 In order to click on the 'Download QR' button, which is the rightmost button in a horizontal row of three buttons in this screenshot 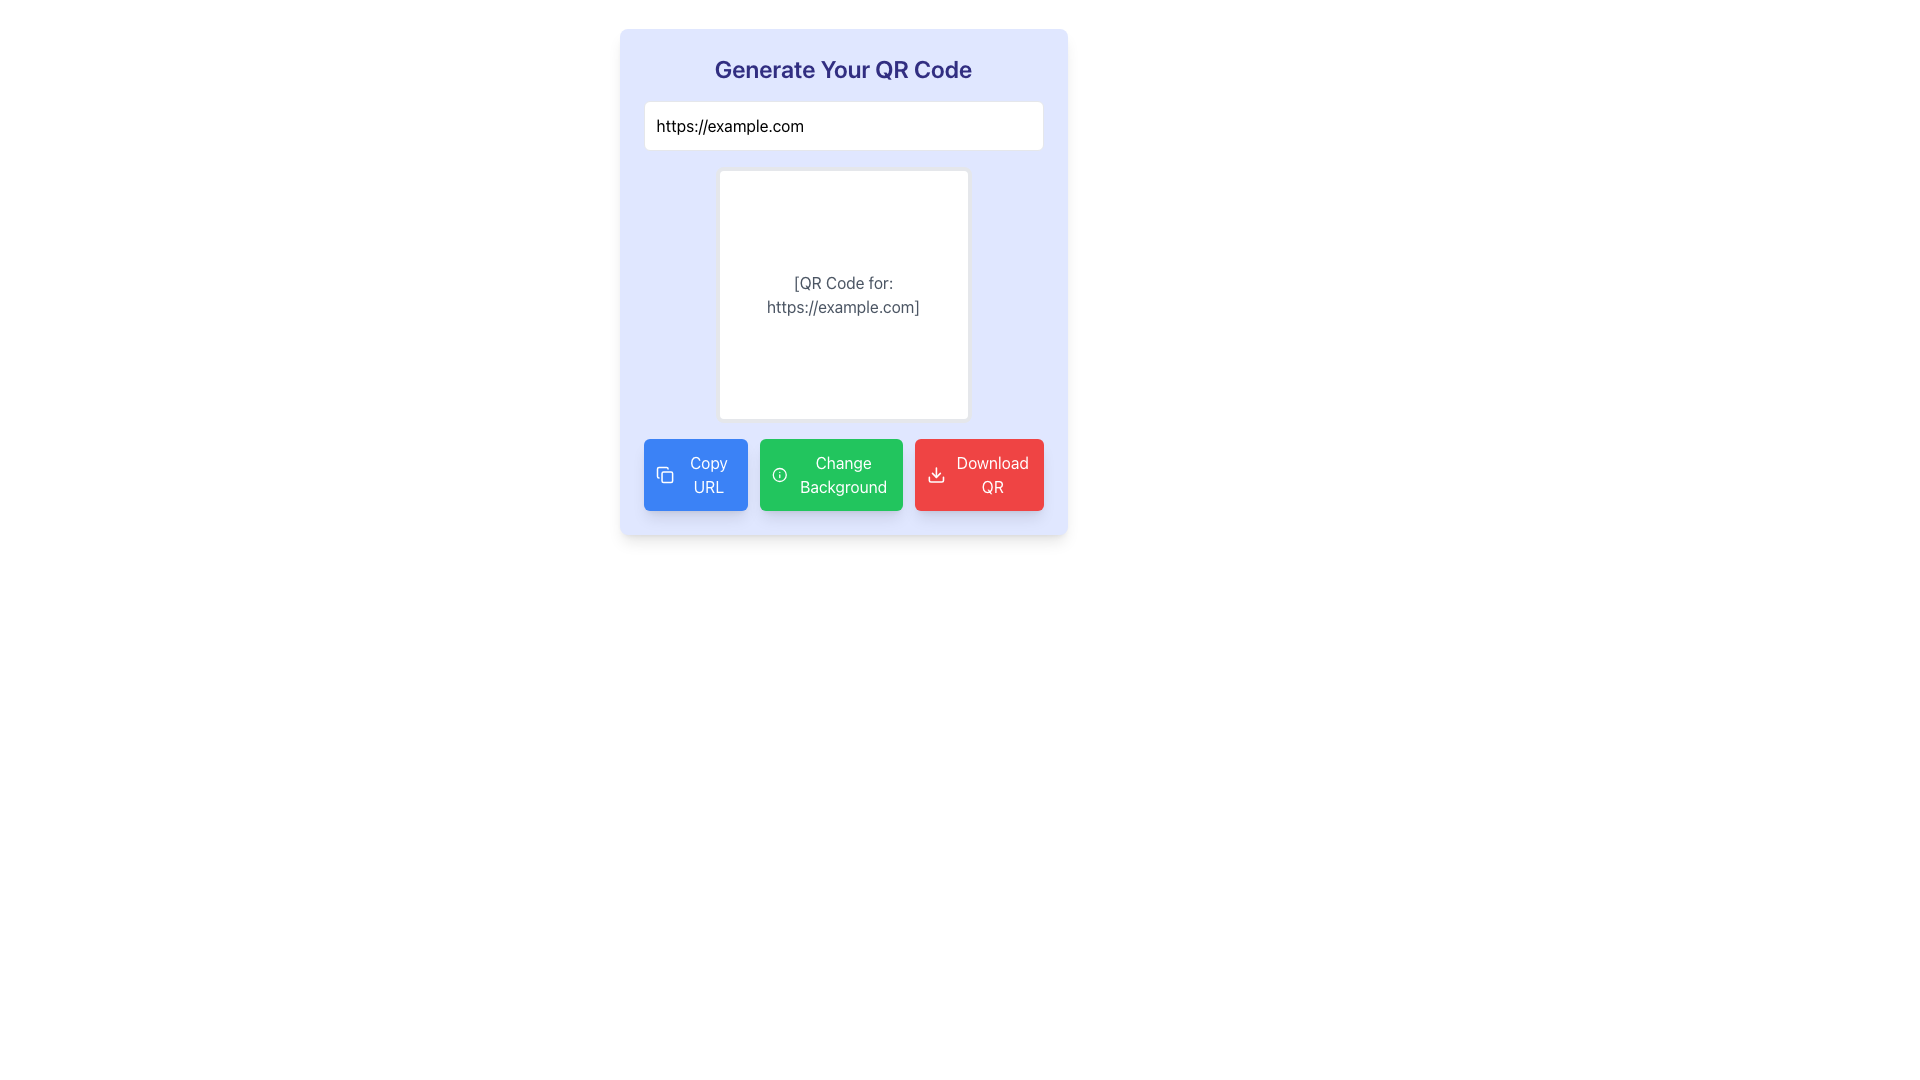, I will do `click(979, 474)`.